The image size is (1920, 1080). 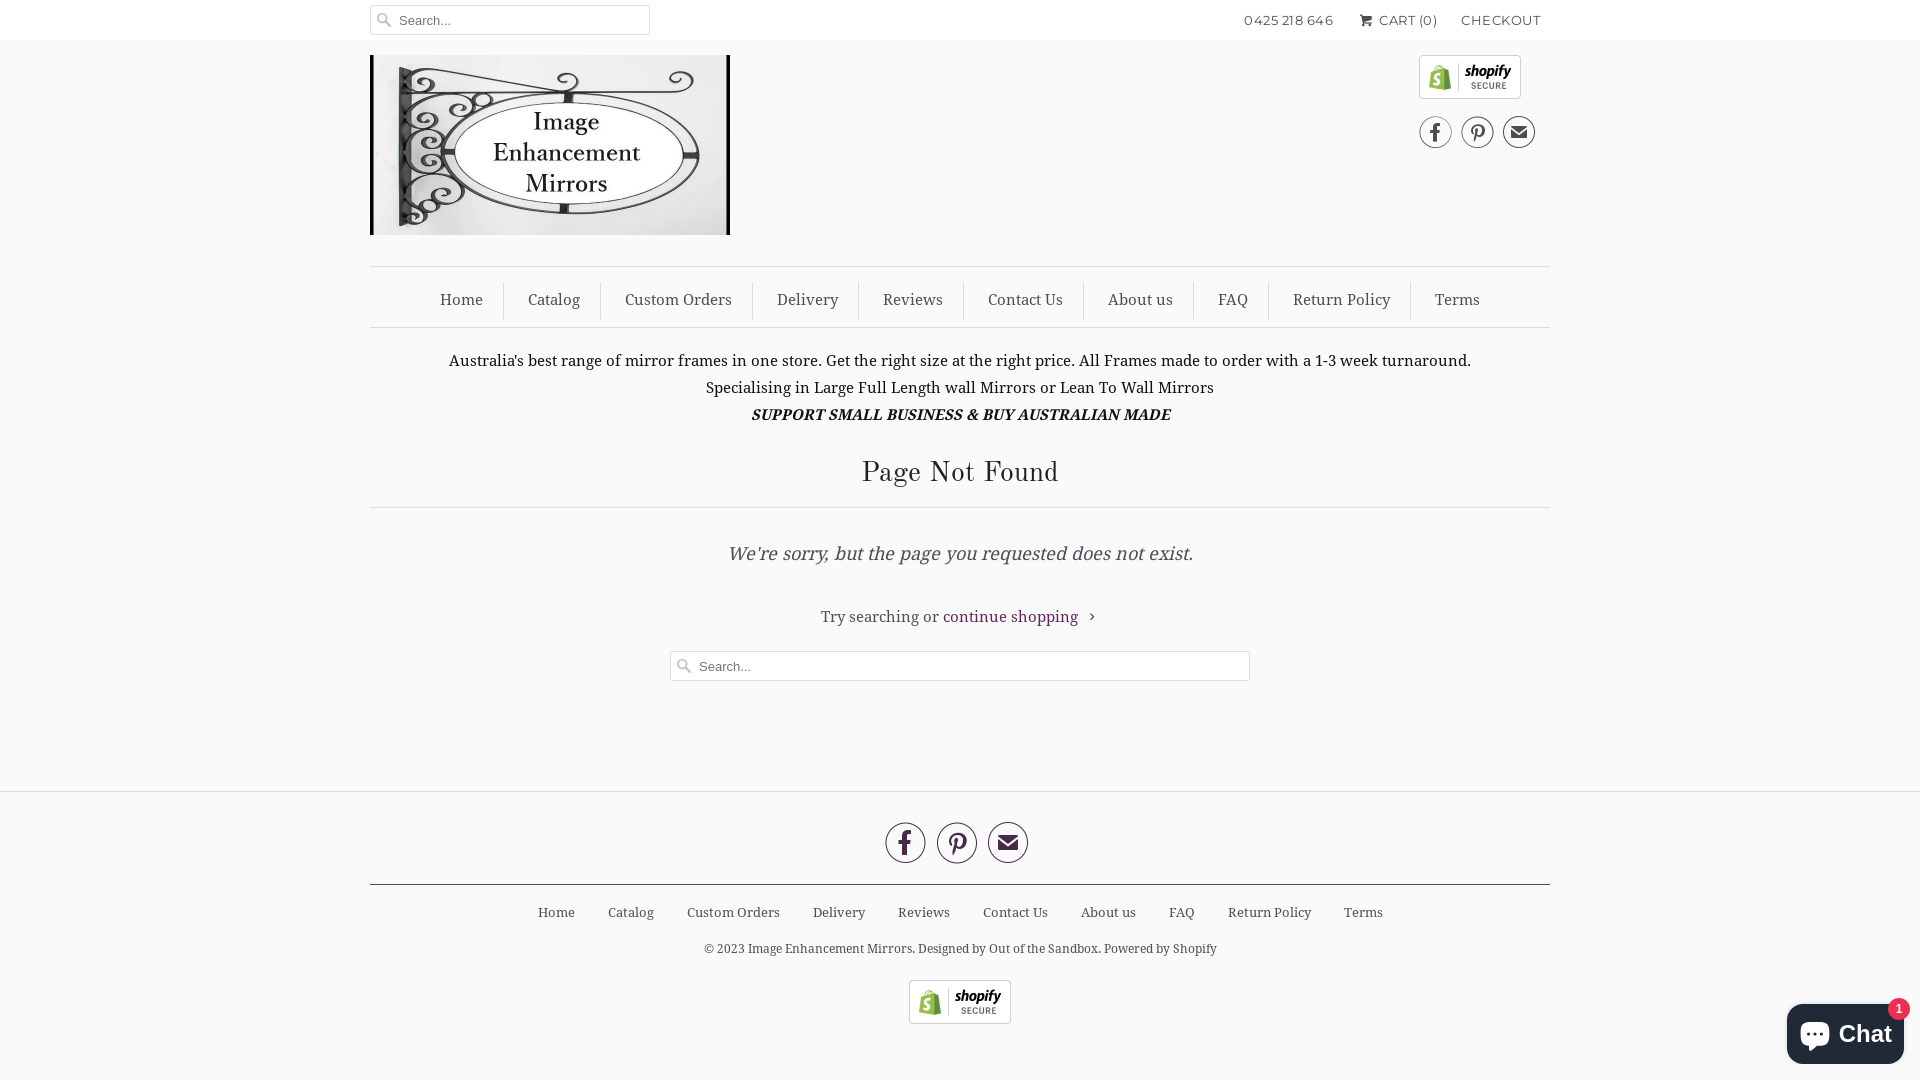 I want to click on 'Image Enhancement Mirrors', so click(x=830, y=942).